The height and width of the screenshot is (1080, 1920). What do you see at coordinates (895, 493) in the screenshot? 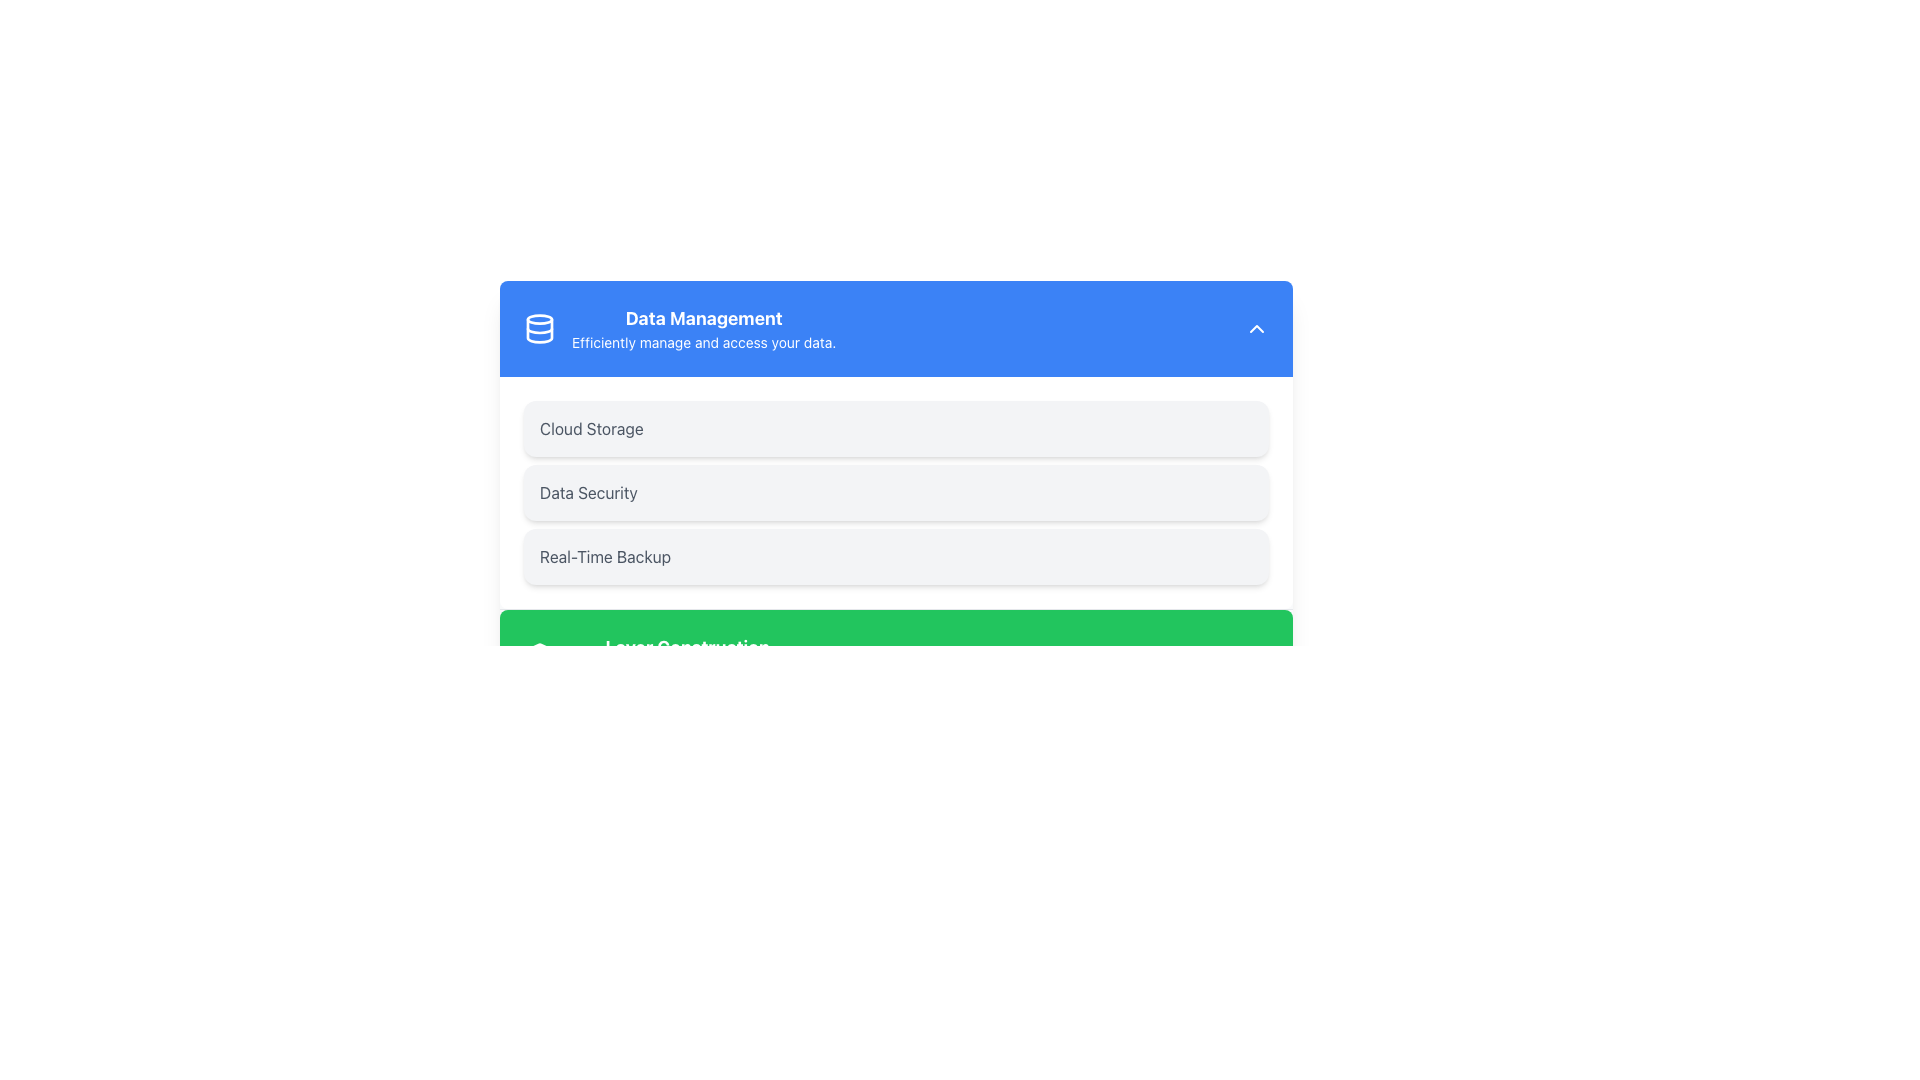
I see `the 'Data Security' button, which is styled with a light gray background and rounded corners` at bounding box center [895, 493].